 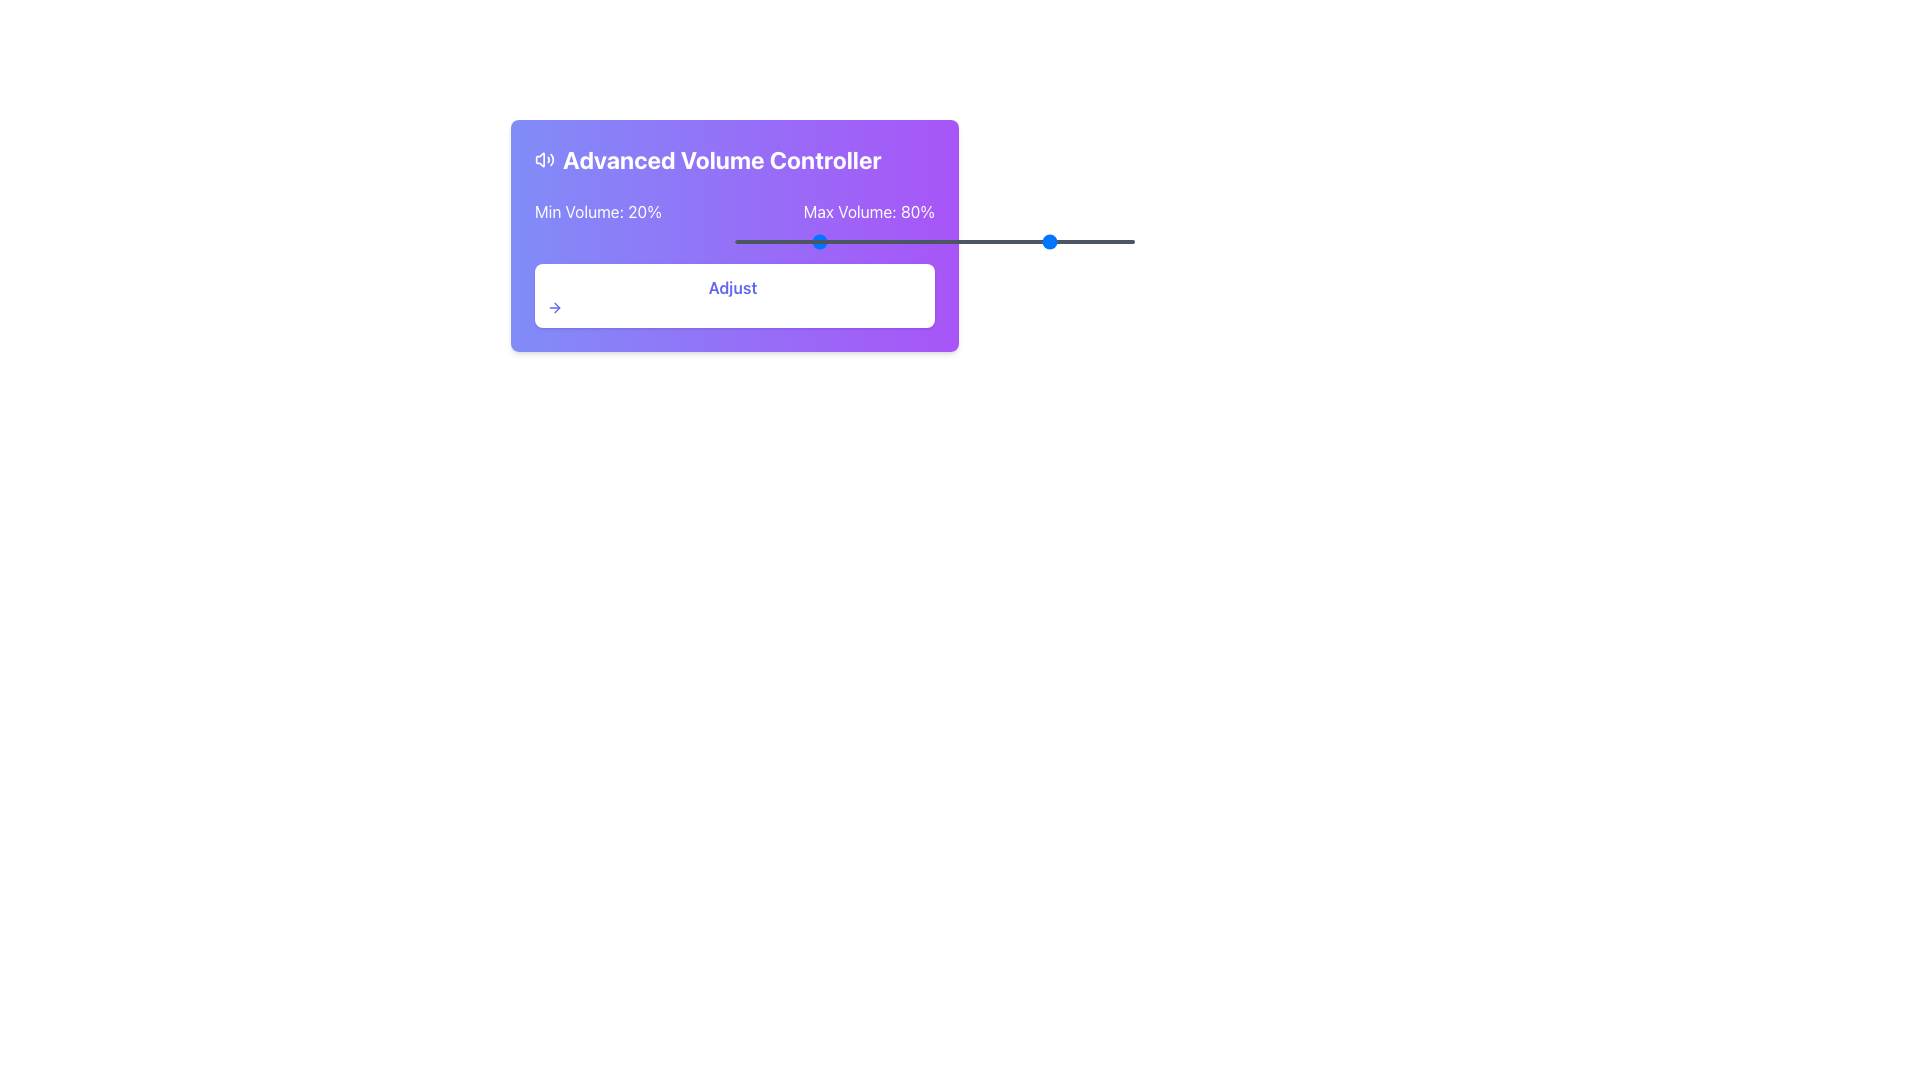 I want to click on the slider, so click(x=1061, y=241).